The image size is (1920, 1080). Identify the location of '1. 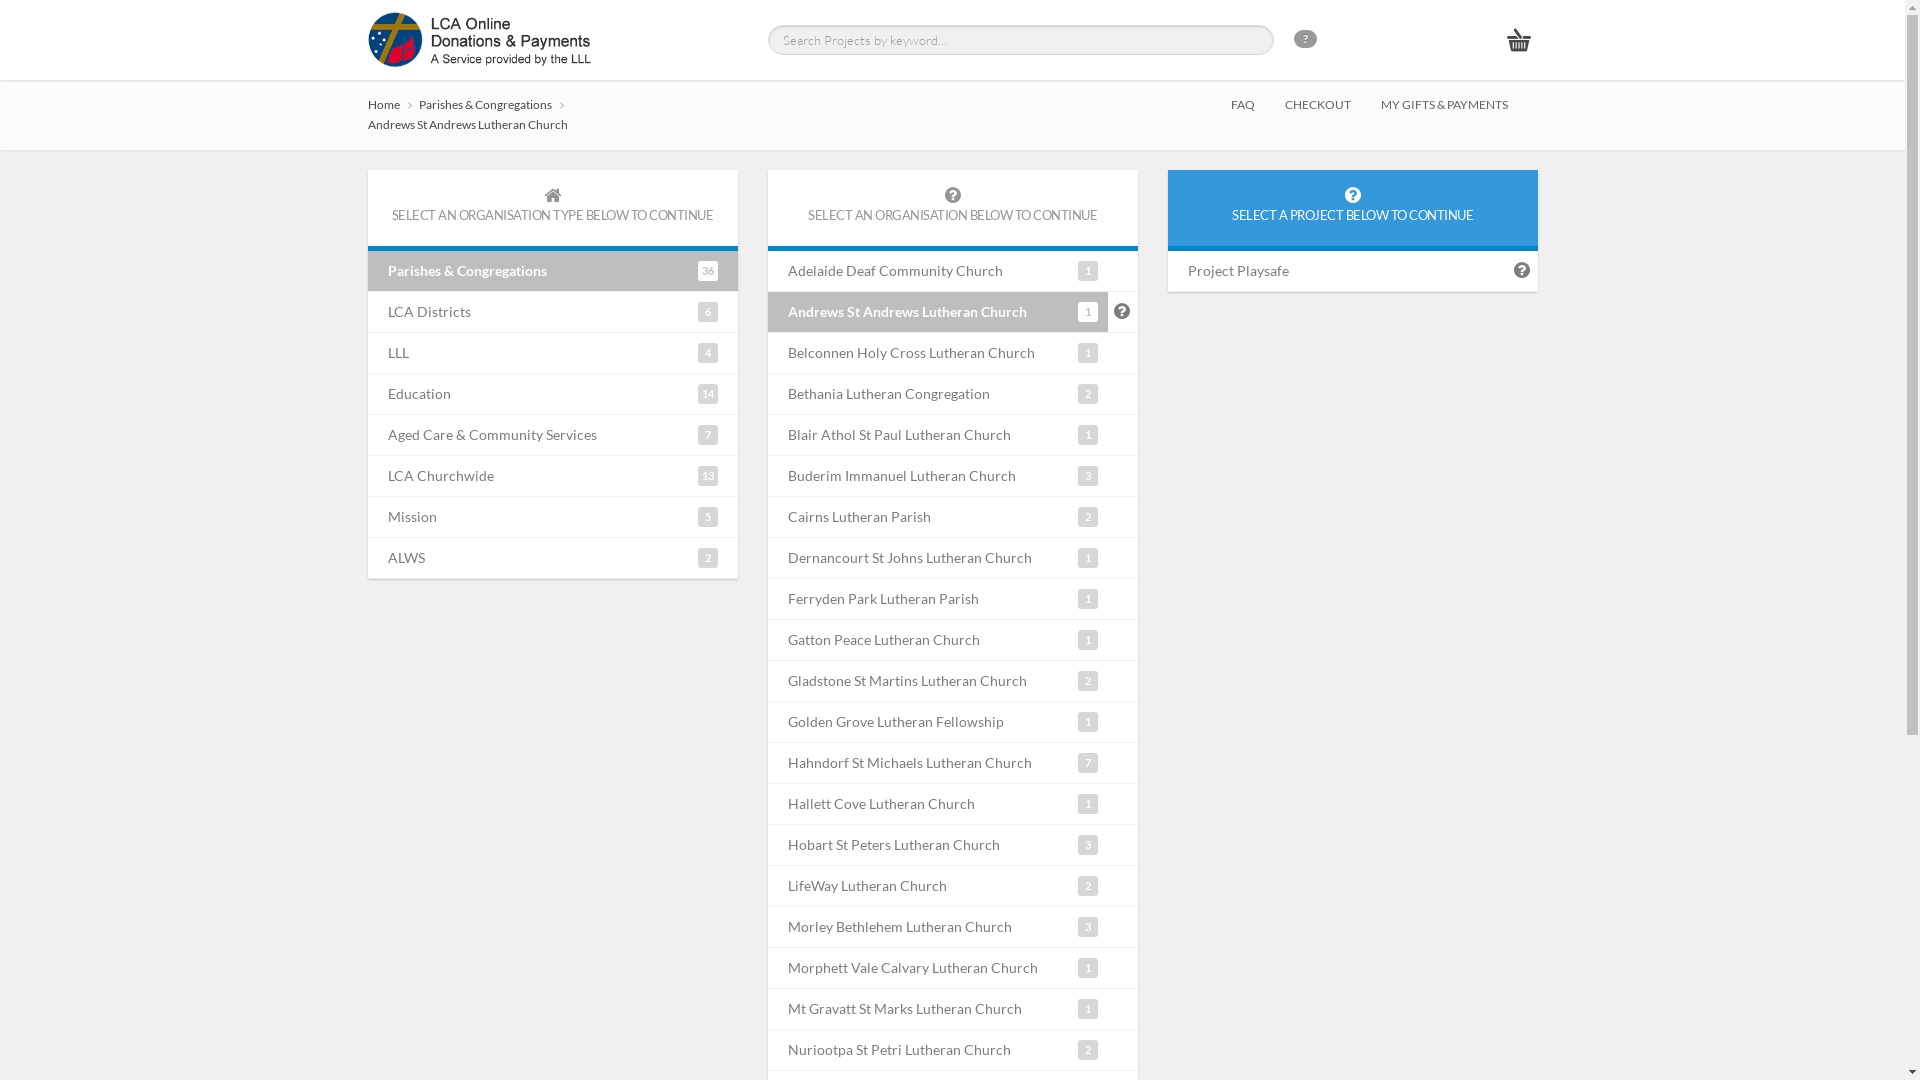
(936, 802).